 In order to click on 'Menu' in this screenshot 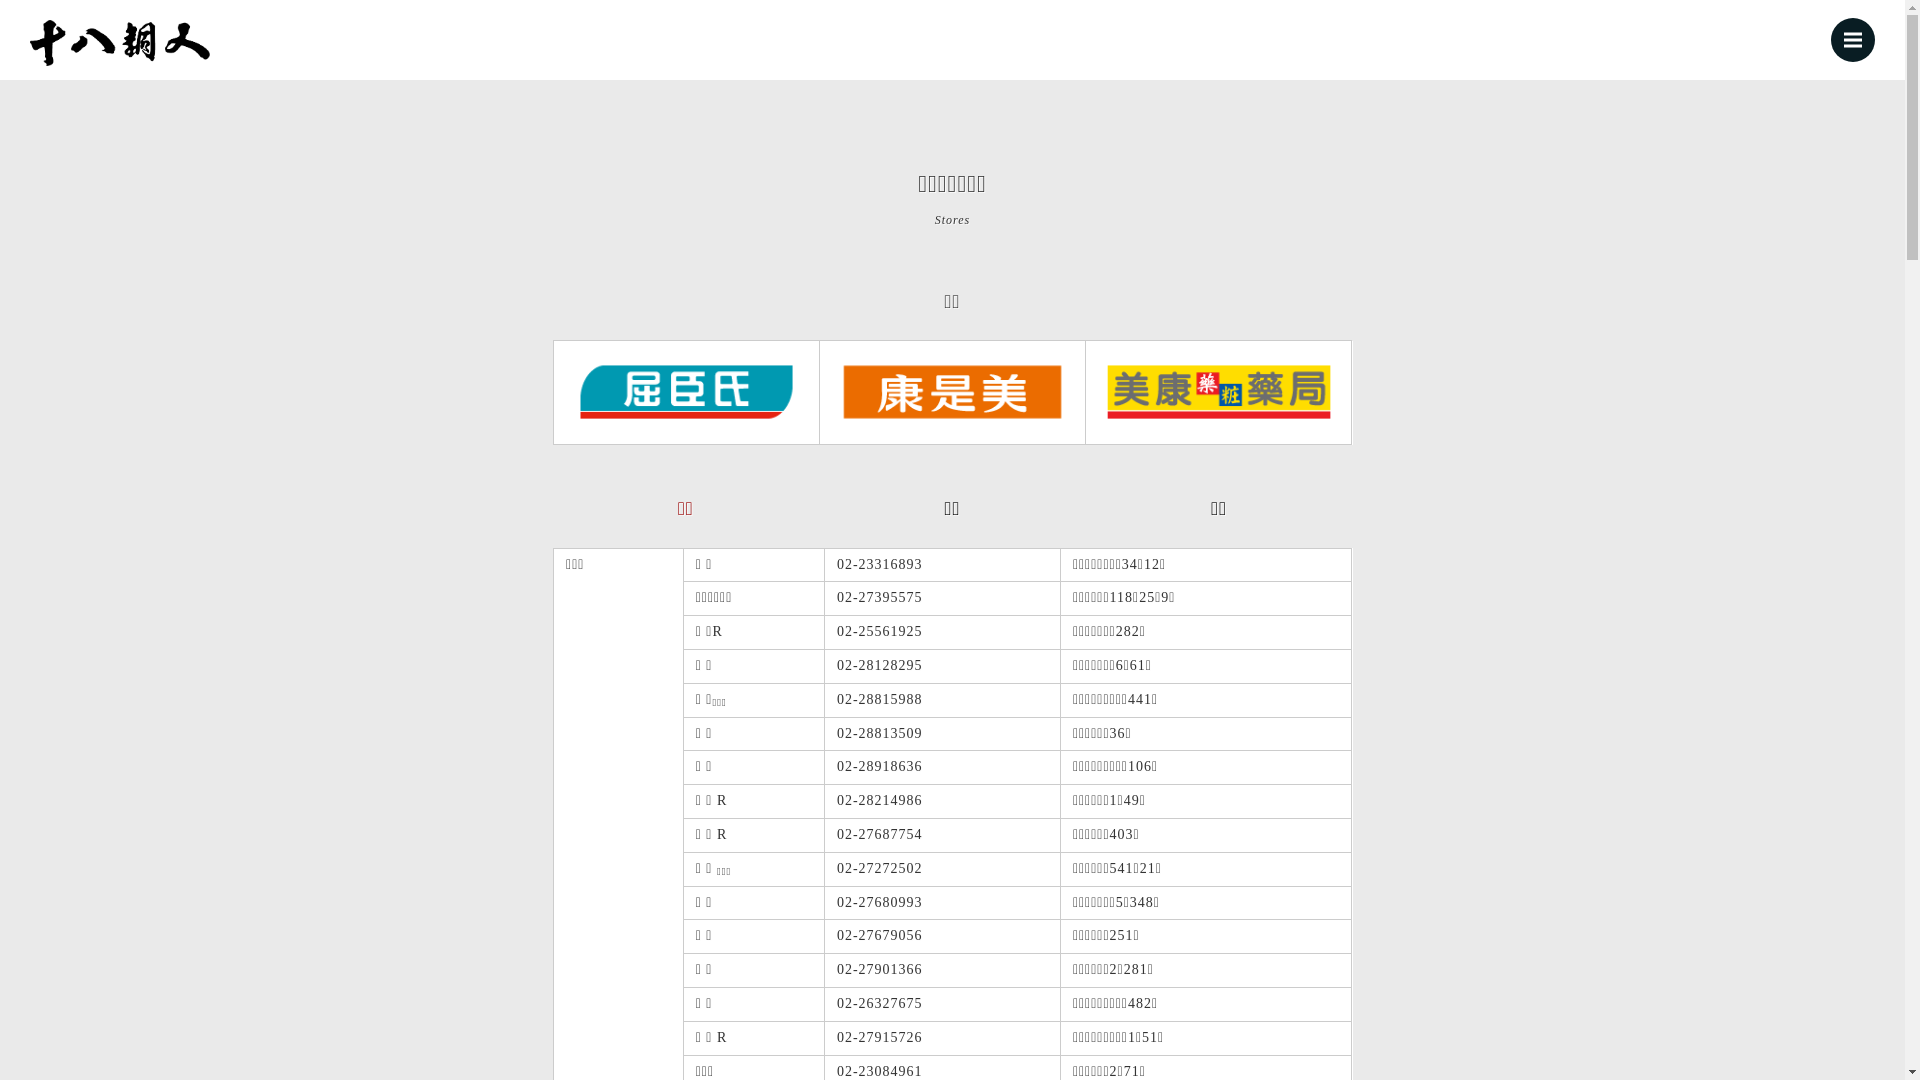, I will do `click(1851, 39)`.